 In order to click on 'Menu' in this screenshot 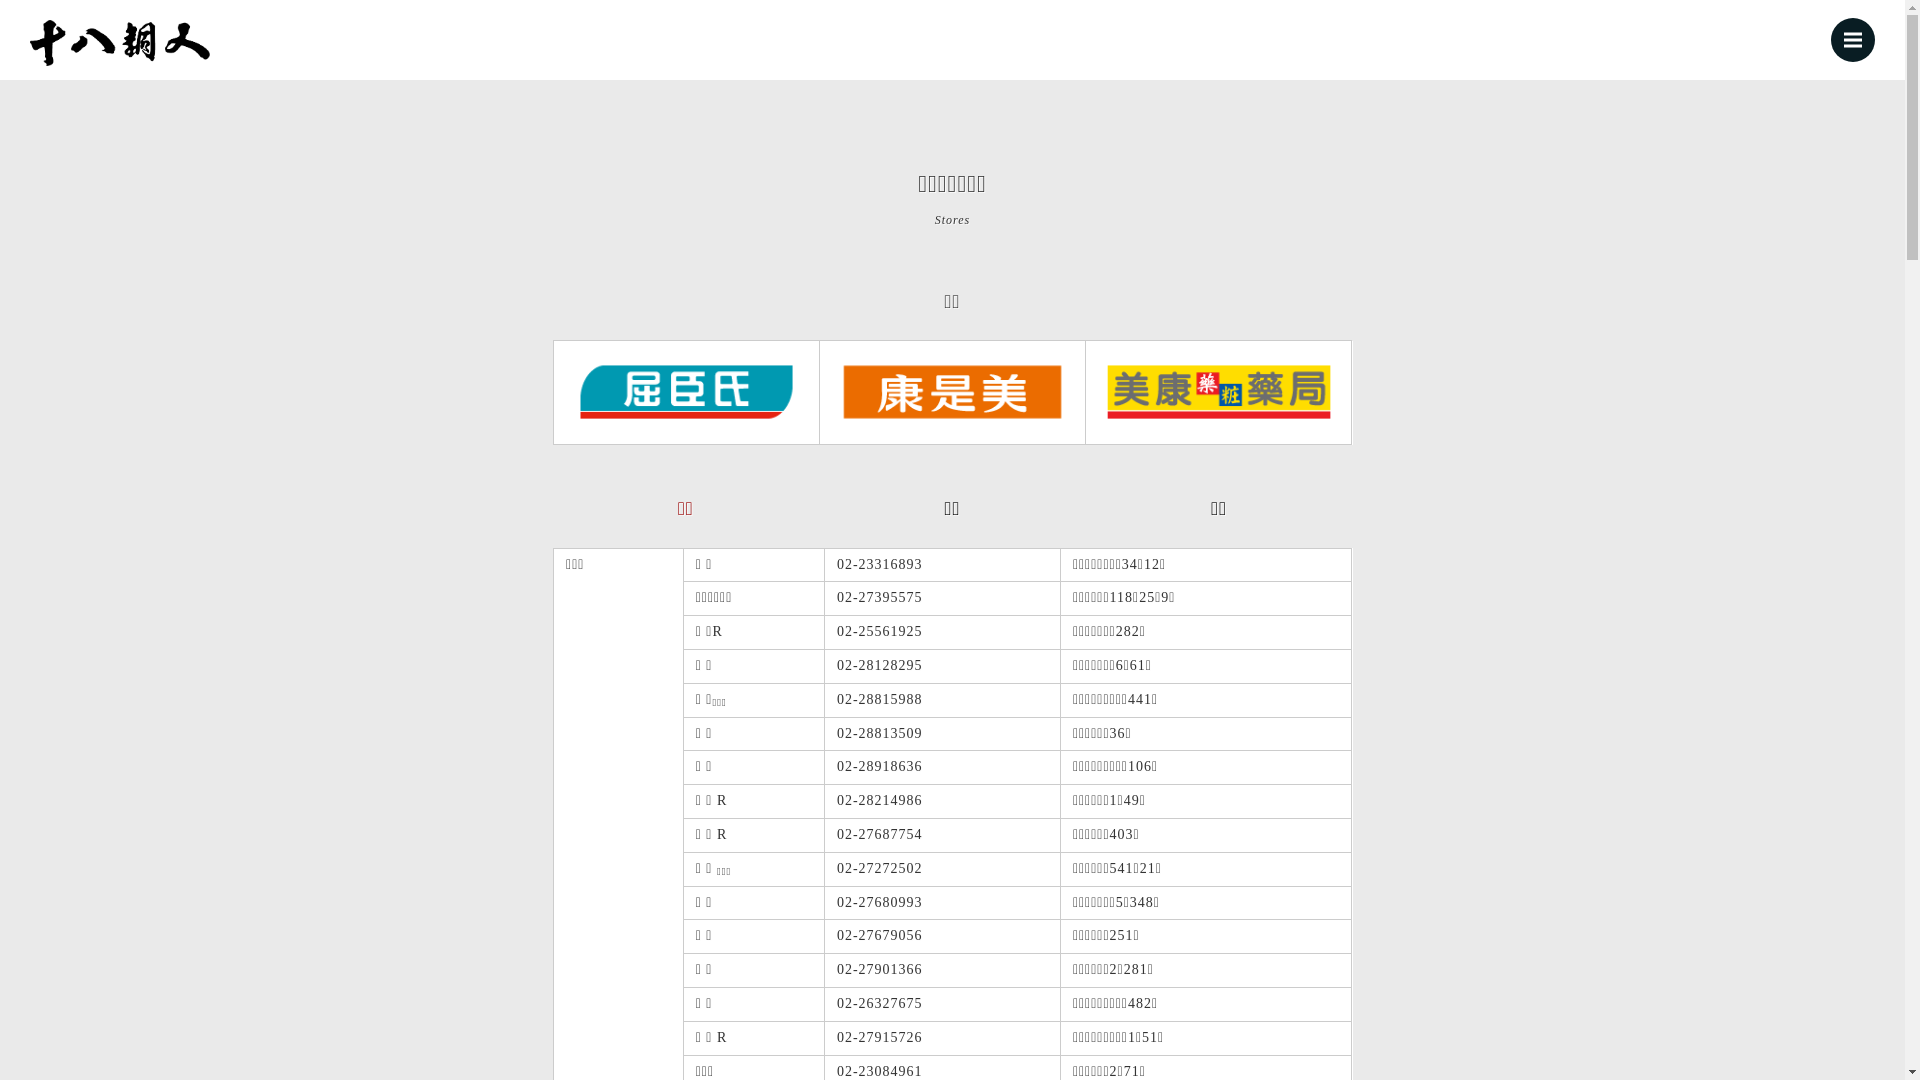, I will do `click(1851, 39)`.